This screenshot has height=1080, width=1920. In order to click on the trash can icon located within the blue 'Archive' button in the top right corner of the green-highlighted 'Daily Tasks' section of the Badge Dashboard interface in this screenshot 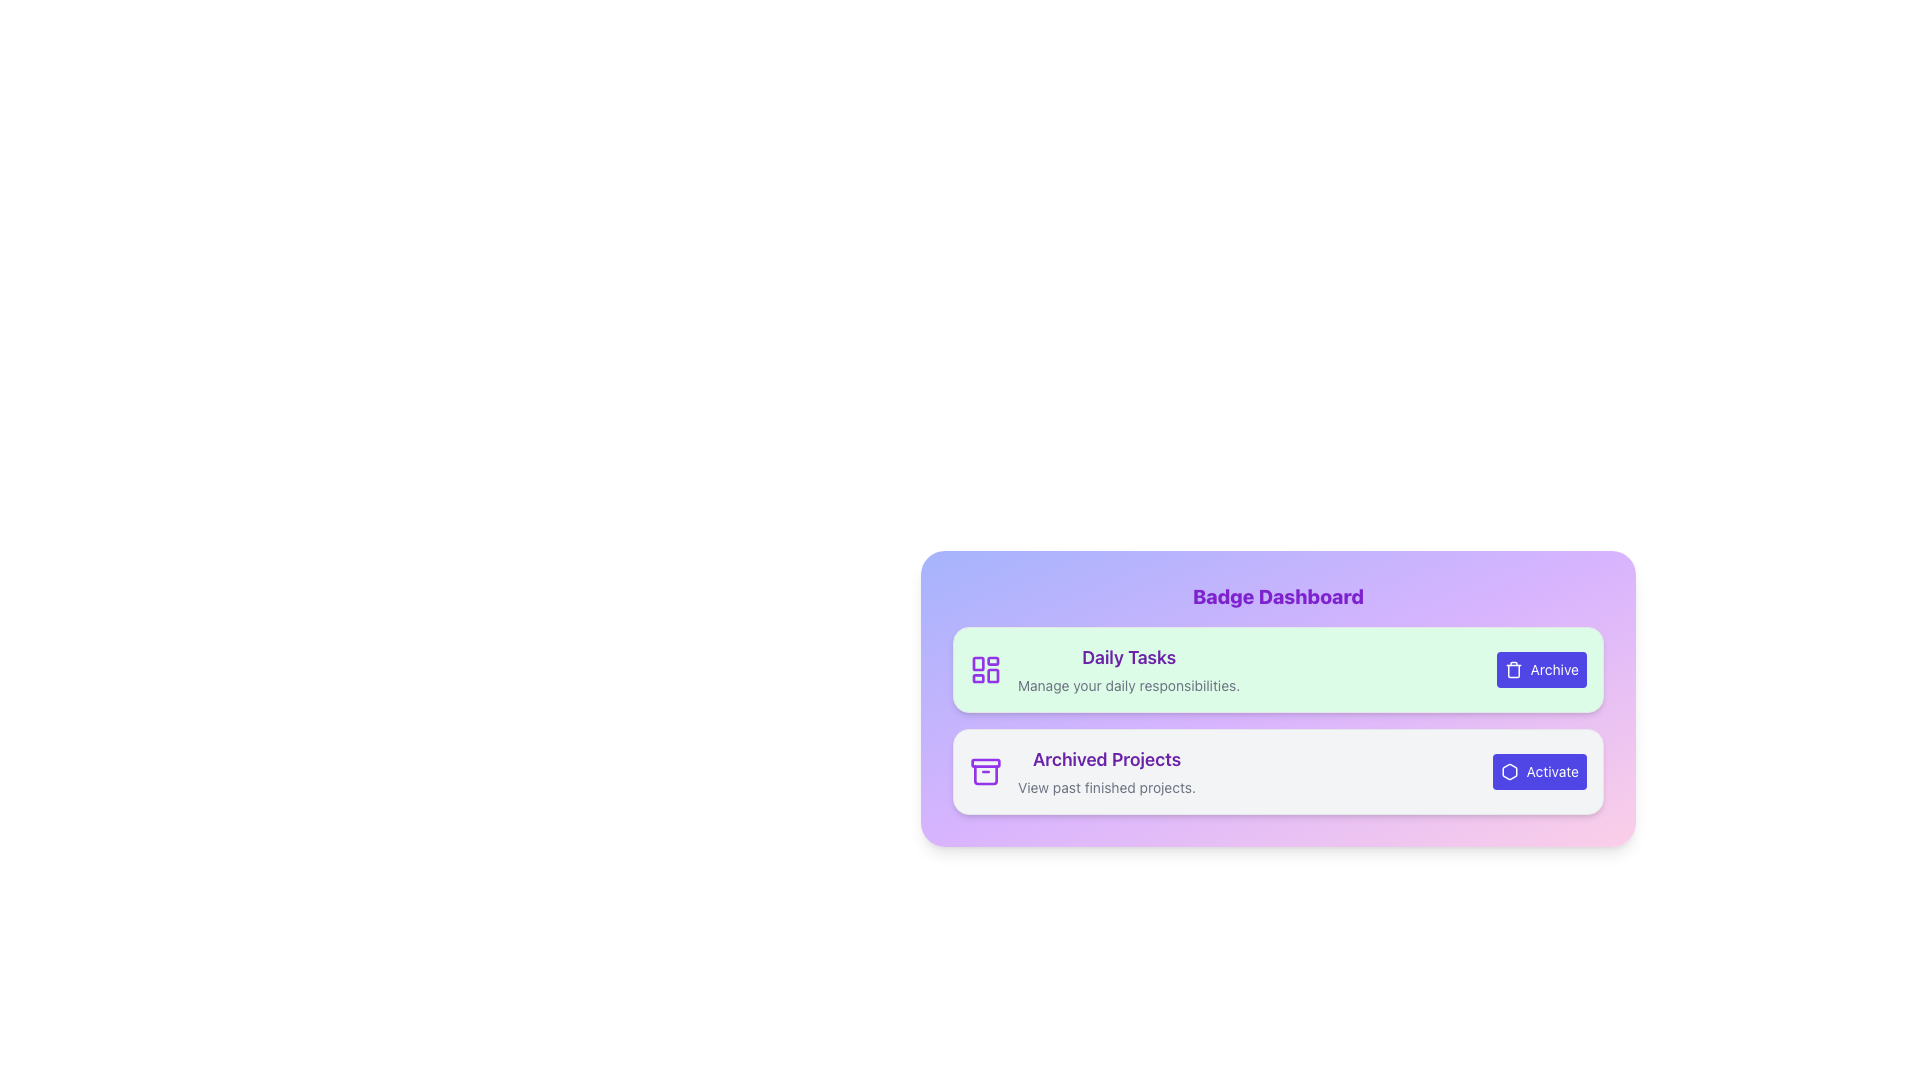, I will do `click(1513, 670)`.